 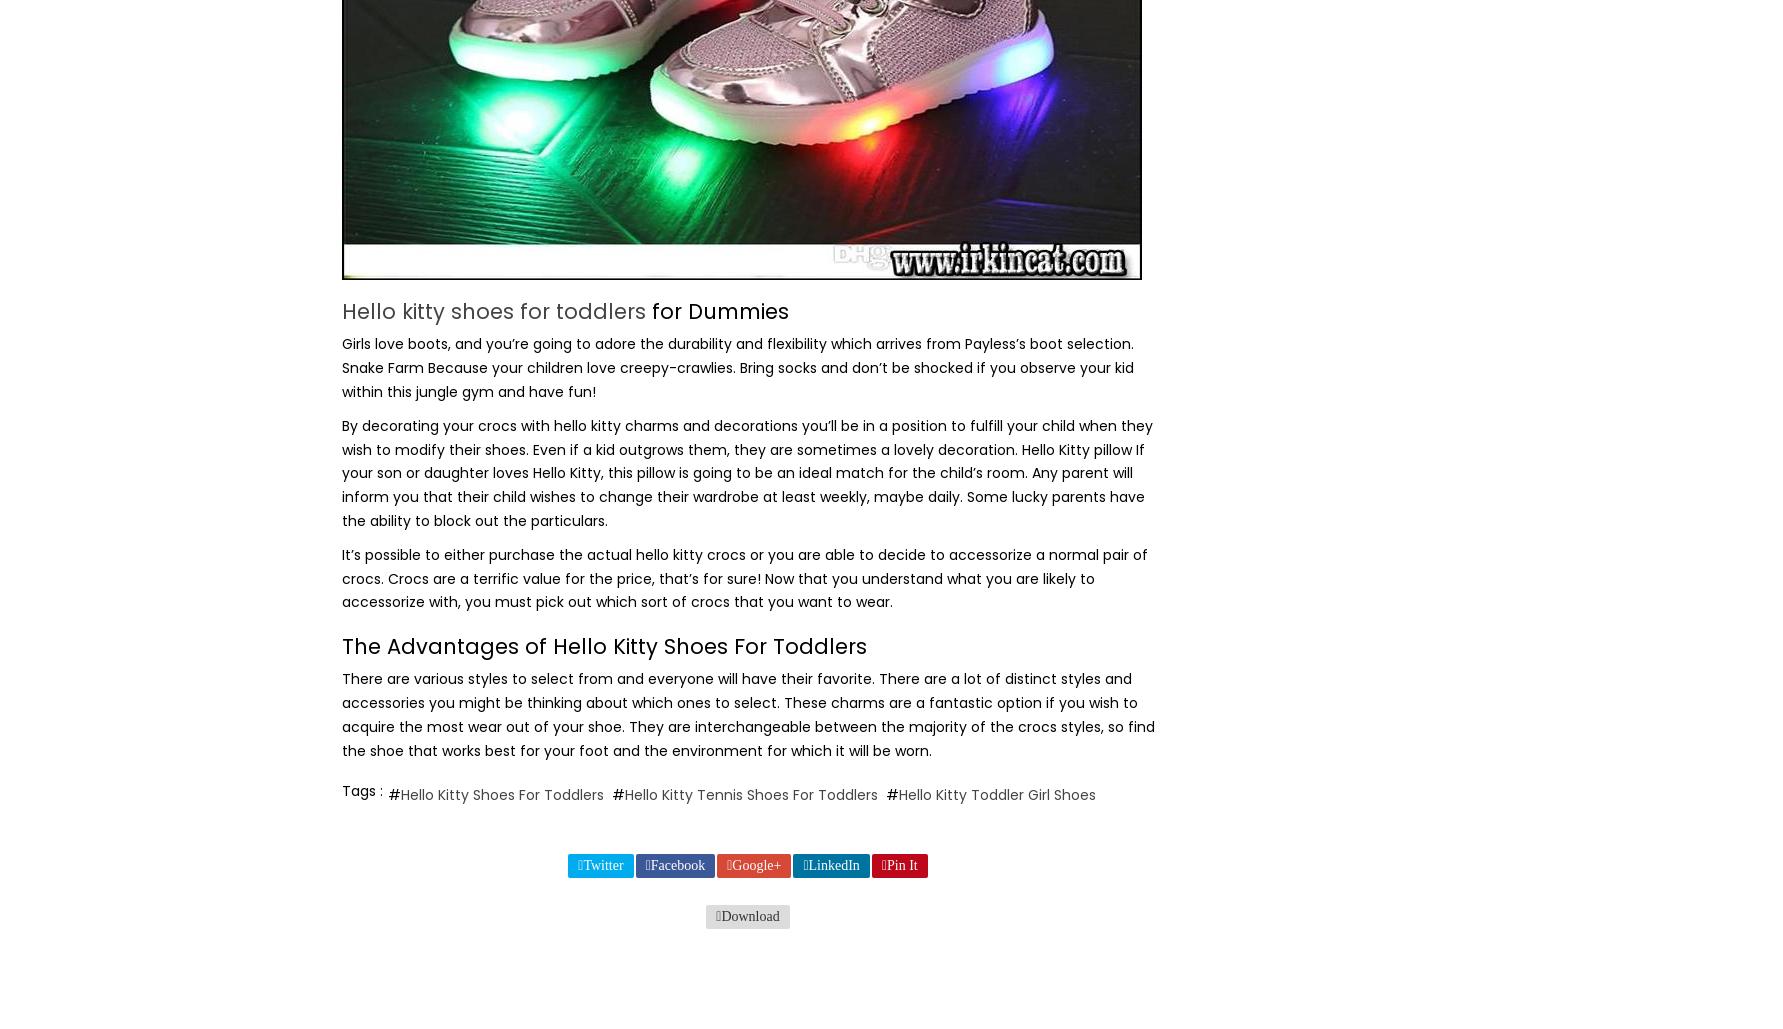 What do you see at coordinates (833, 863) in the screenshot?
I see `'LinkedIn'` at bounding box center [833, 863].